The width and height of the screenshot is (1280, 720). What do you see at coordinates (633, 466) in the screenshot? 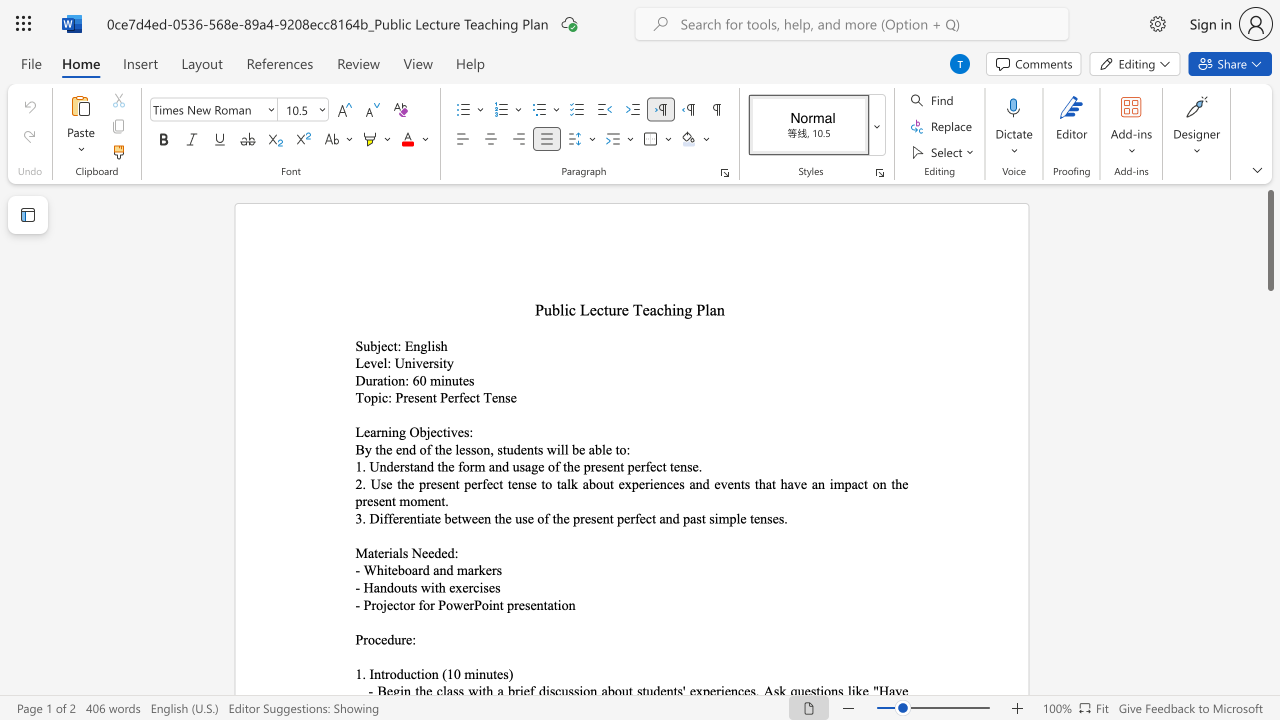
I see `the space between the continuous character "p" and "e" in the text` at bounding box center [633, 466].